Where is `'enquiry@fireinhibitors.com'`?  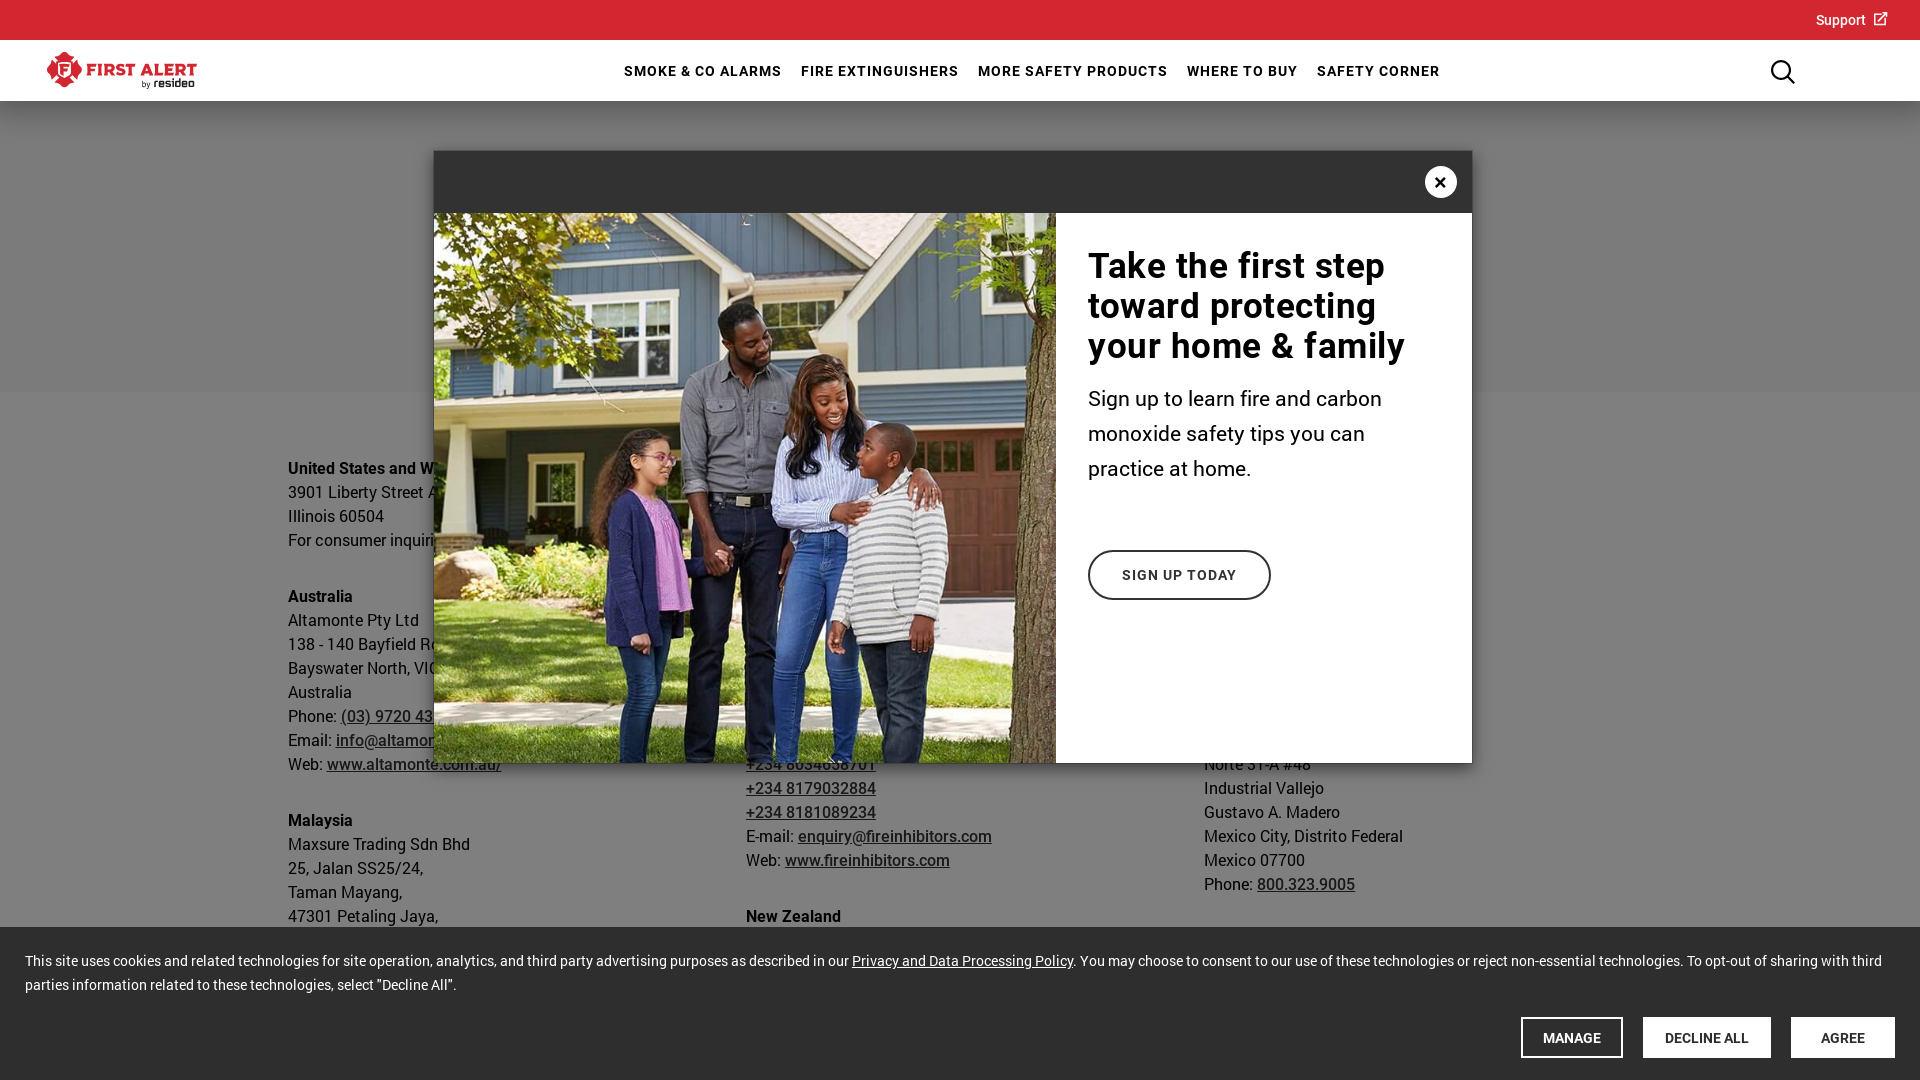 'enquiry@fireinhibitors.com' is located at coordinates (893, 835).